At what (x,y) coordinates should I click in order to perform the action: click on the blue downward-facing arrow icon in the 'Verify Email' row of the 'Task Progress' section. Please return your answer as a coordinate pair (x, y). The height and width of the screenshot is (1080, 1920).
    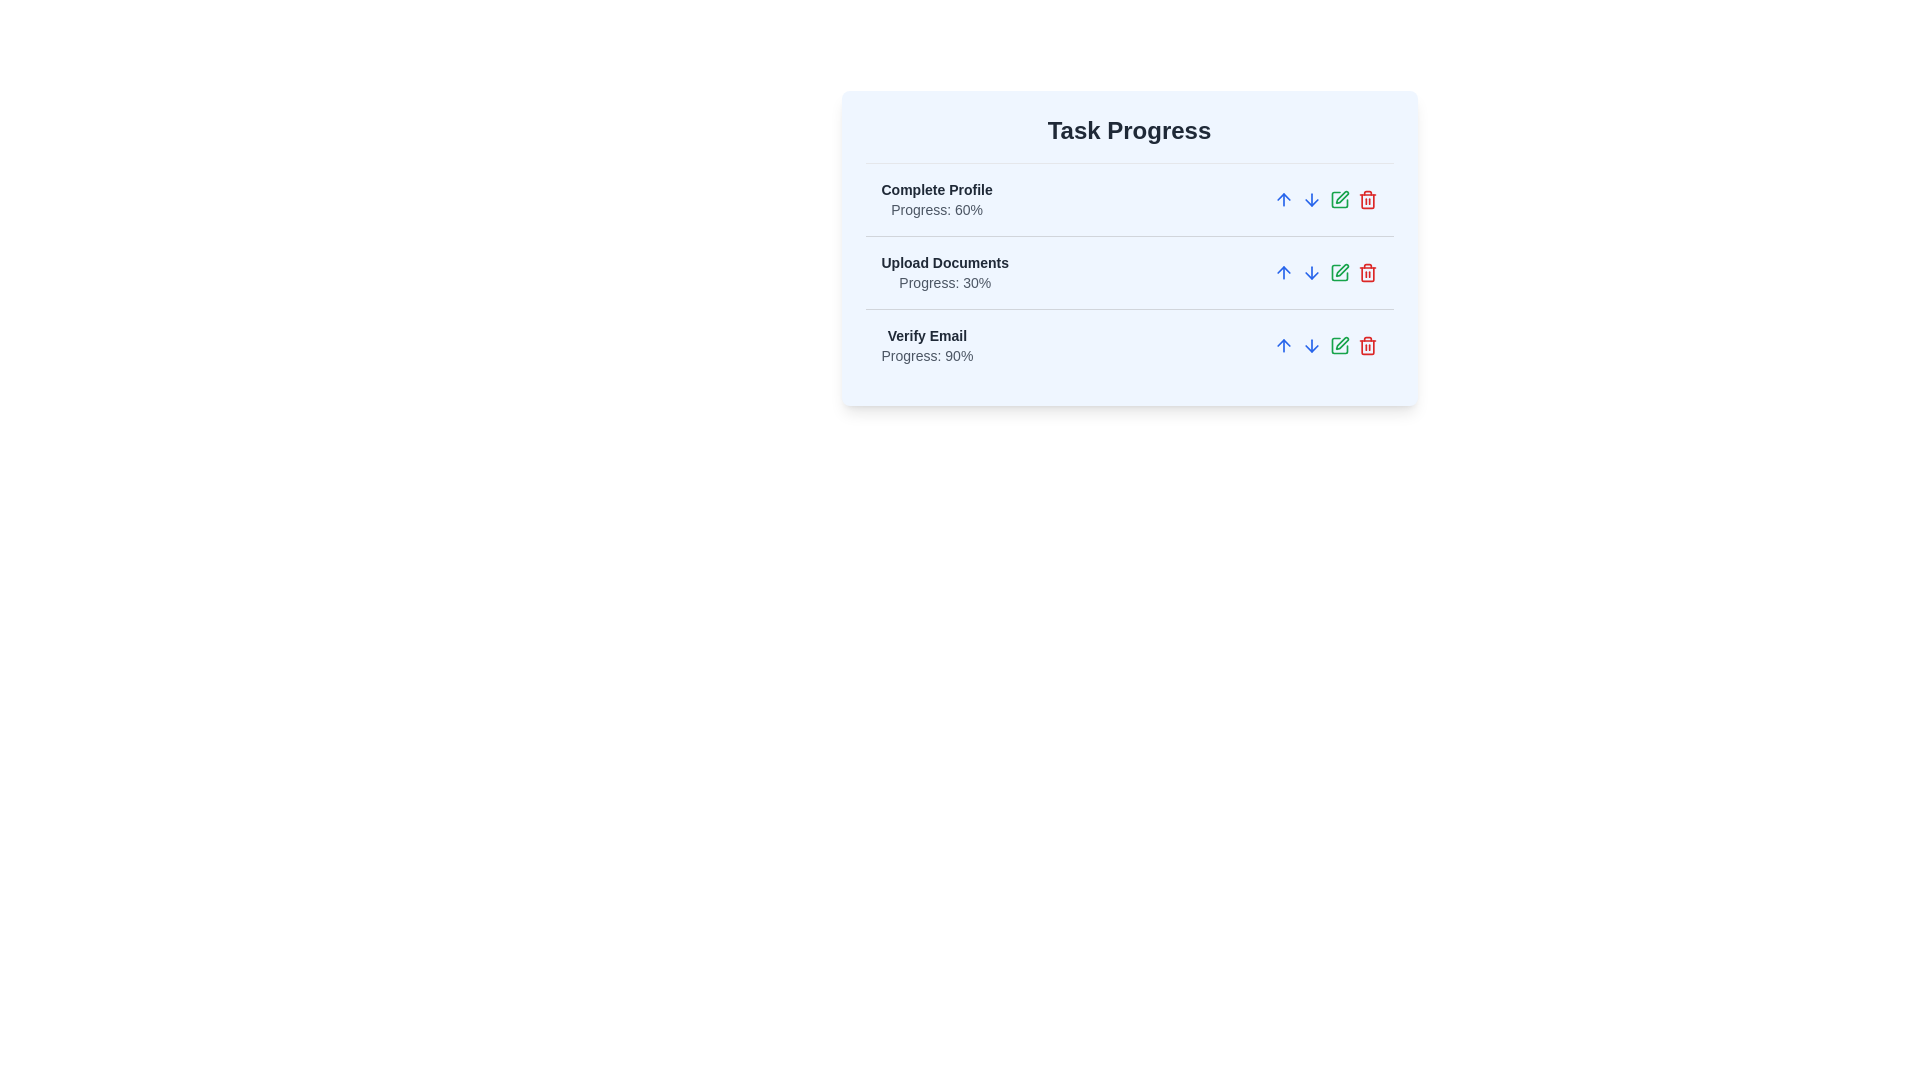
    Looking at the image, I should click on (1311, 345).